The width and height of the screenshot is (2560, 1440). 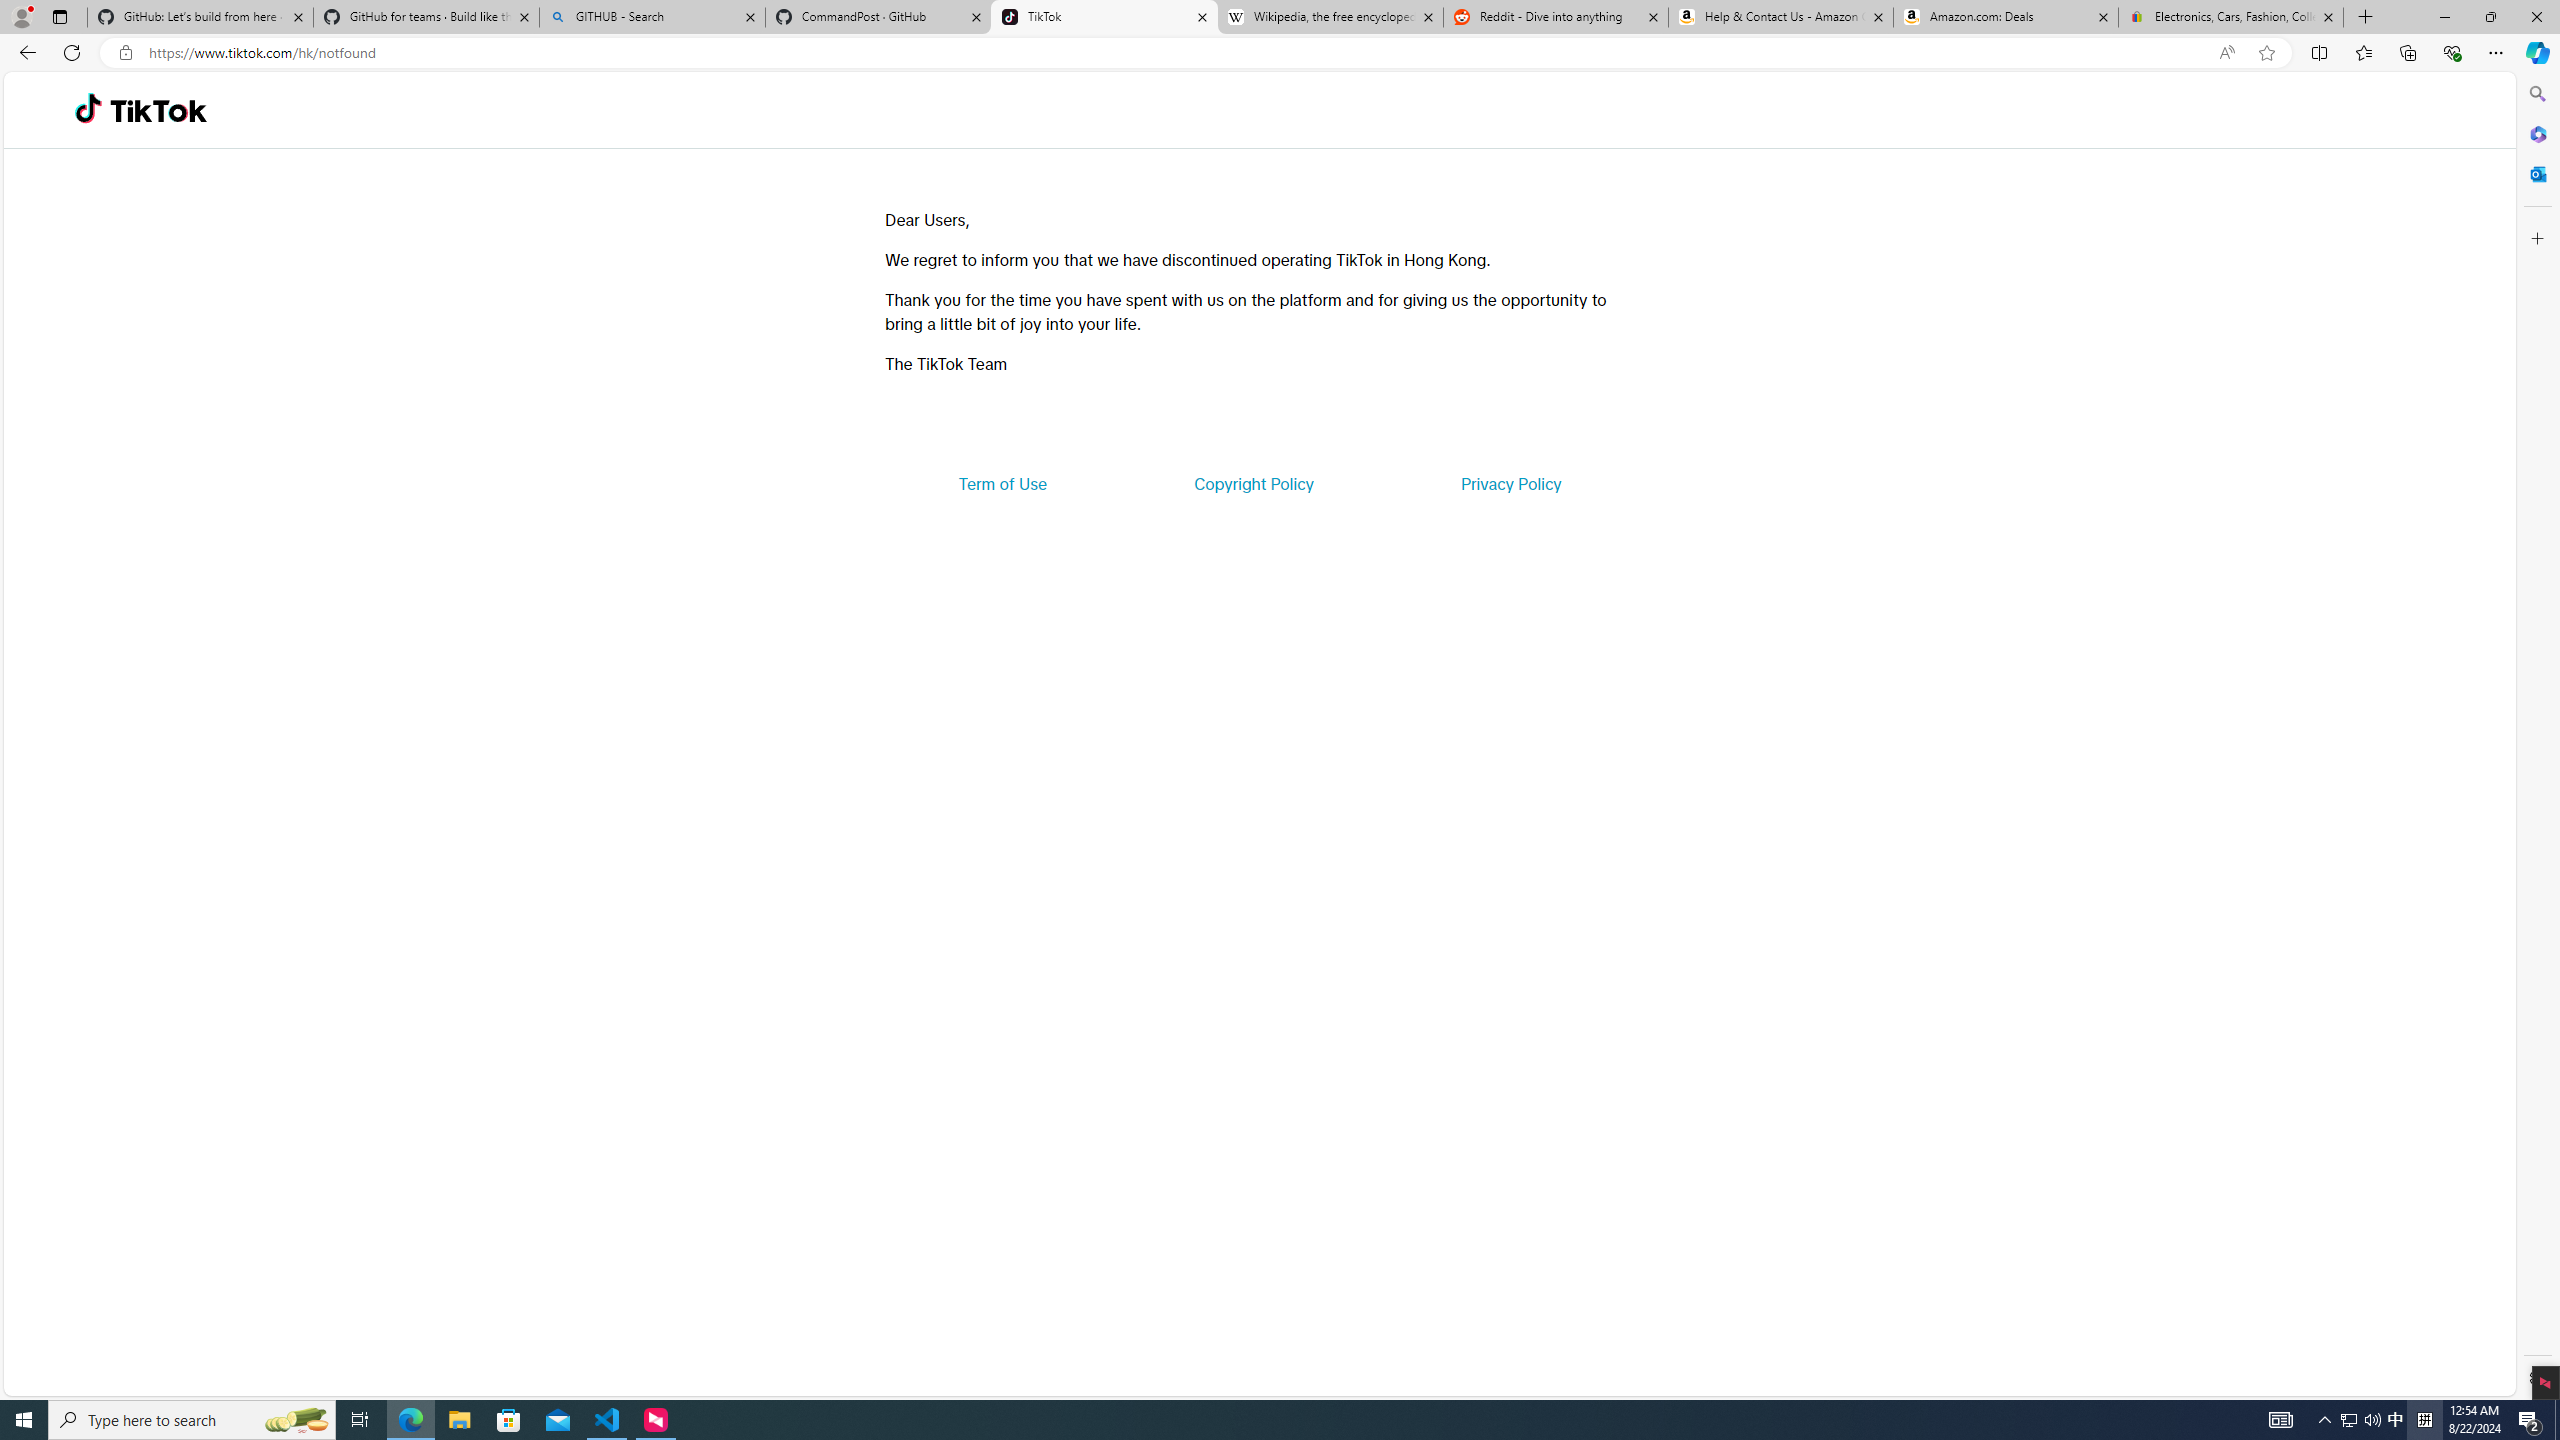 What do you see at coordinates (2005, 16) in the screenshot?
I see `'Amazon.com: Deals'` at bounding box center [2005, 16].